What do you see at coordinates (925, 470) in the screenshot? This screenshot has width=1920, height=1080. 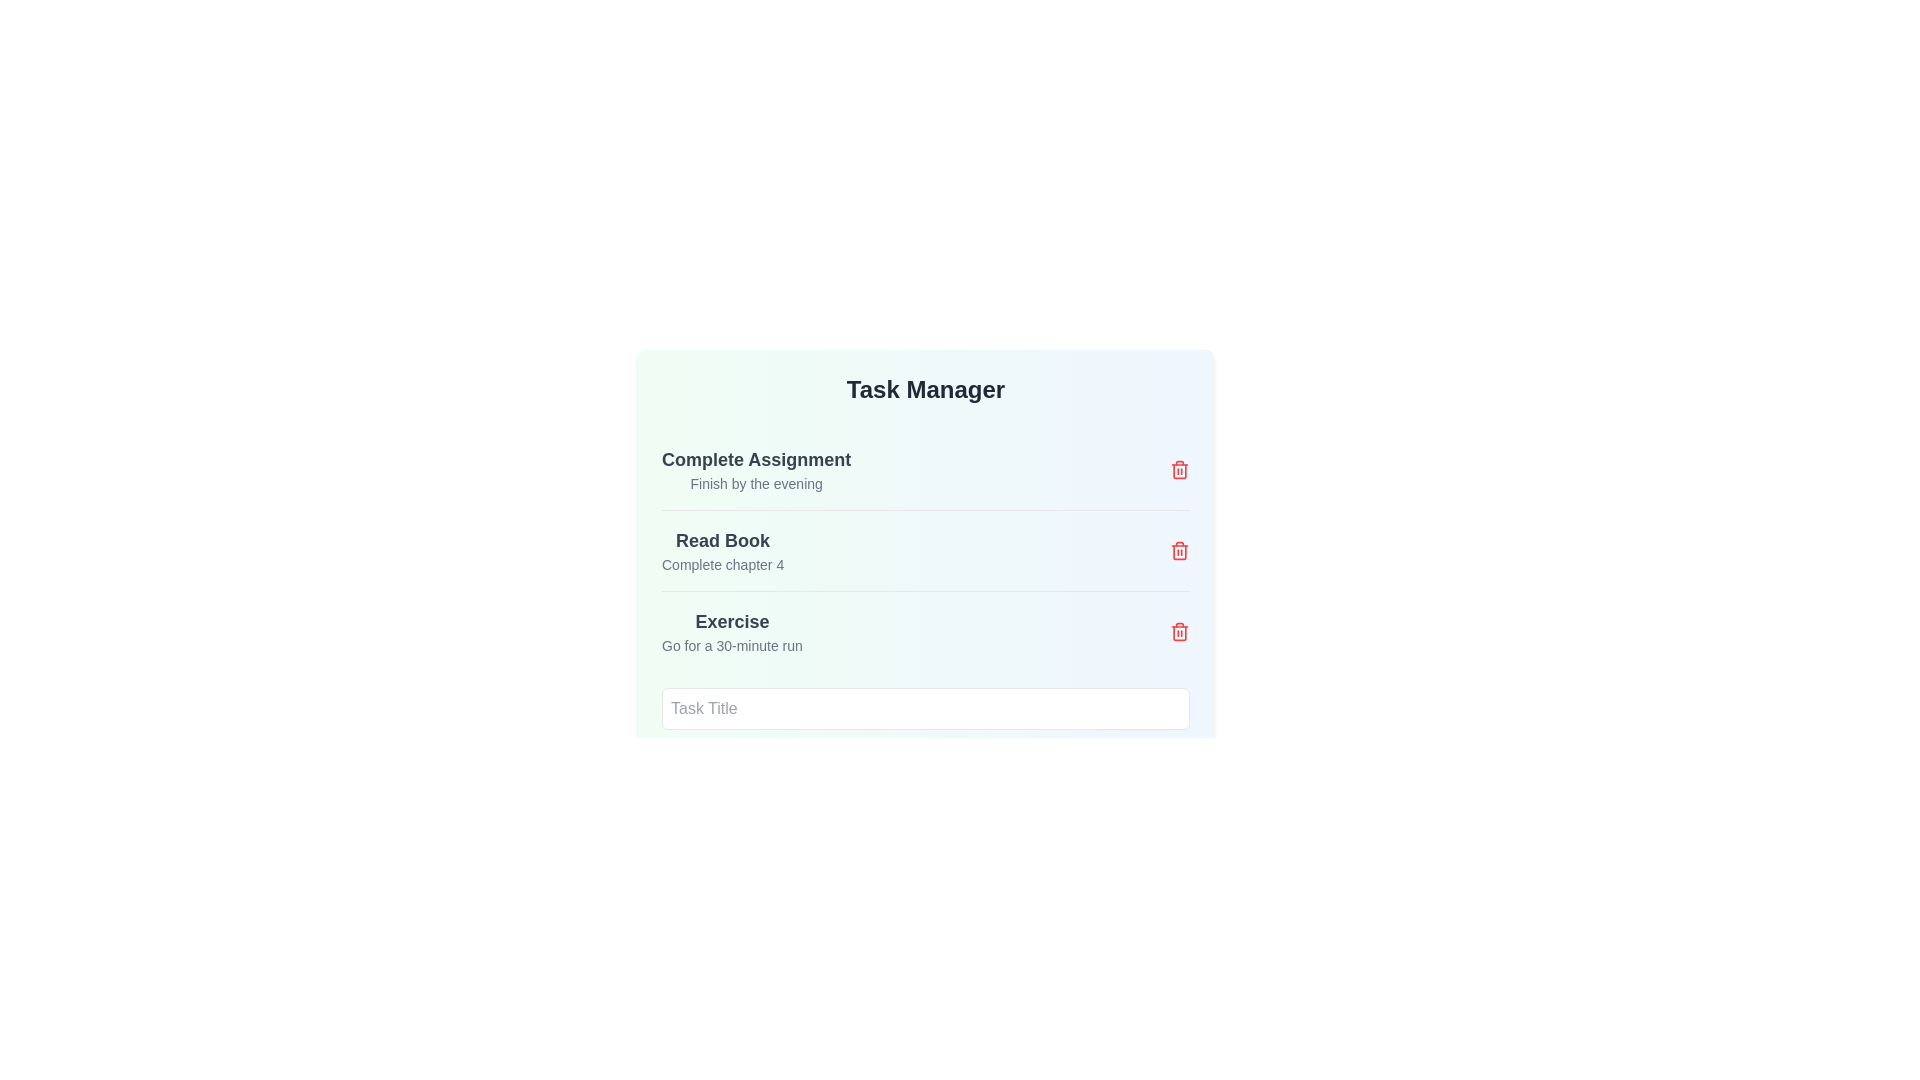 I see `the task item titled 'Complete Assignment'` at bounding box center [925, 470].